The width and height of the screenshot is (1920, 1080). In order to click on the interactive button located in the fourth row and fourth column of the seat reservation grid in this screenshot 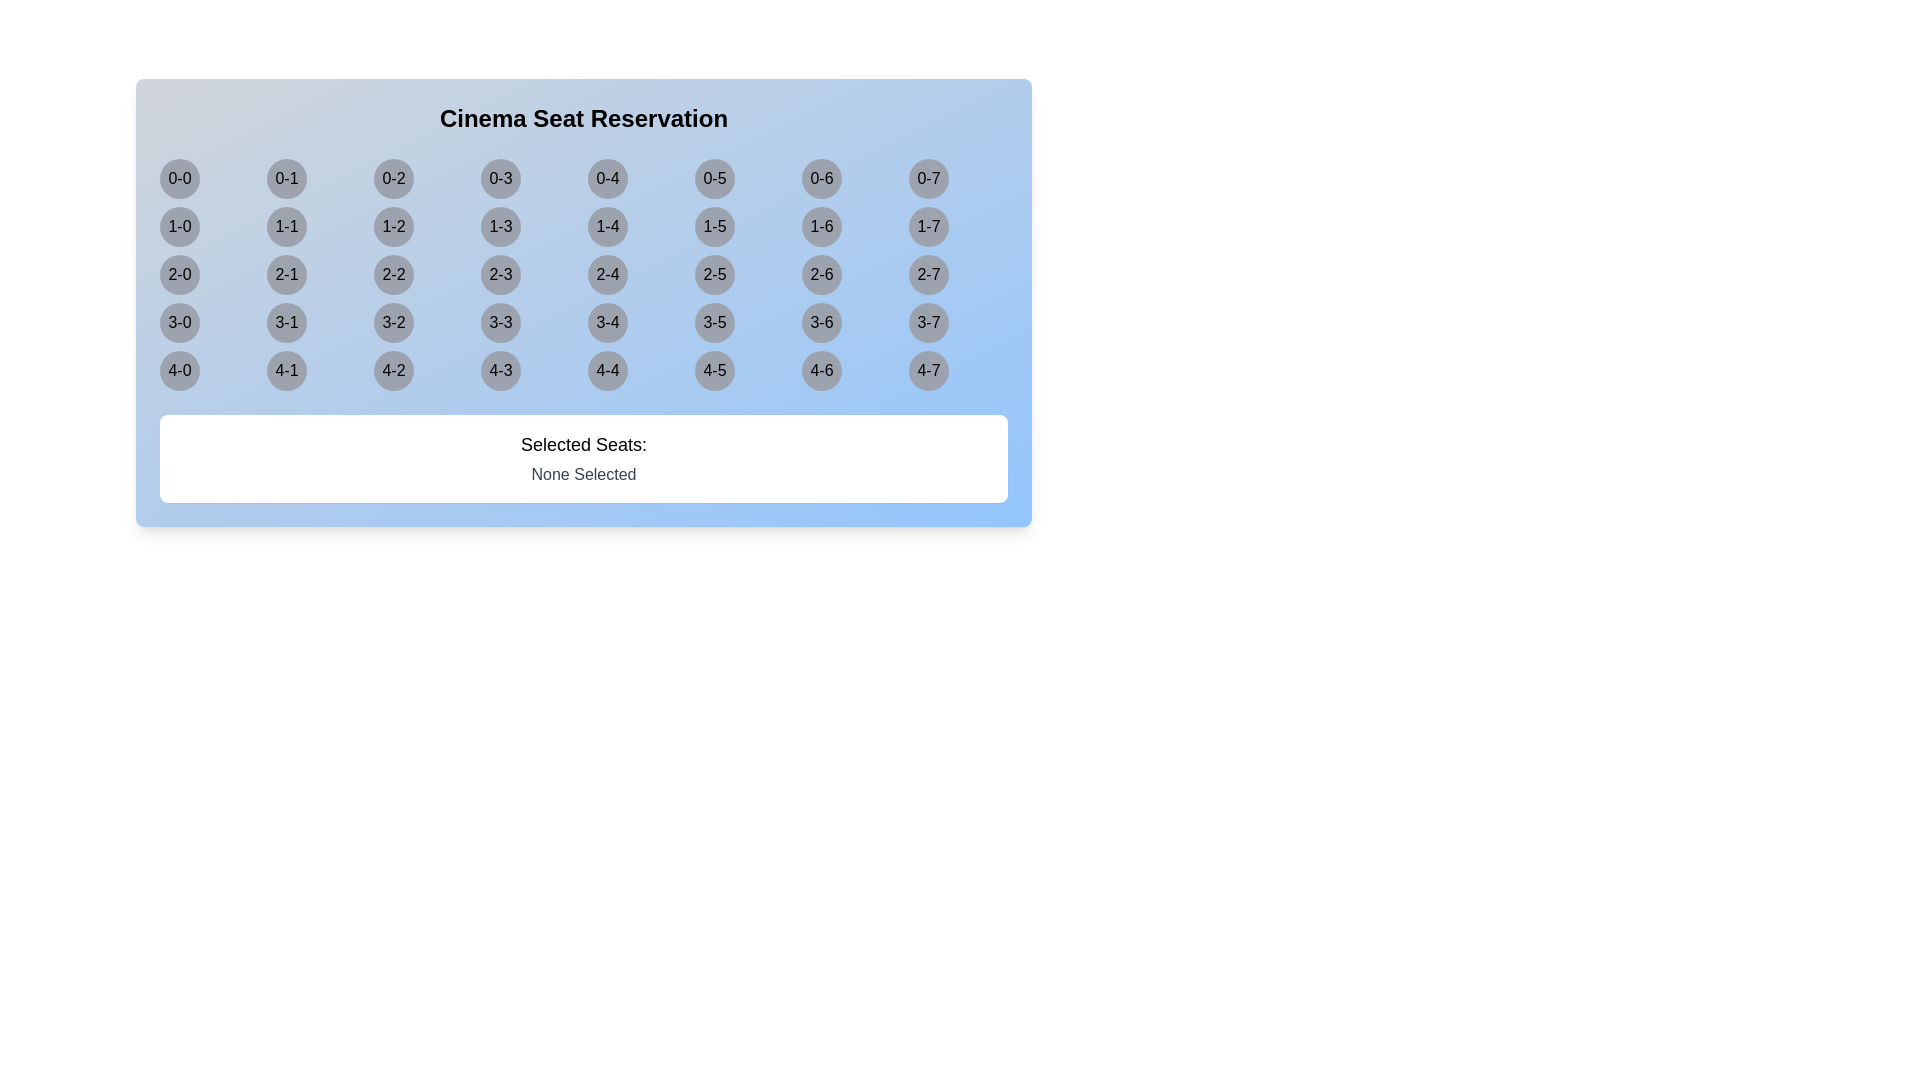, I will do `click(500, 322)`.